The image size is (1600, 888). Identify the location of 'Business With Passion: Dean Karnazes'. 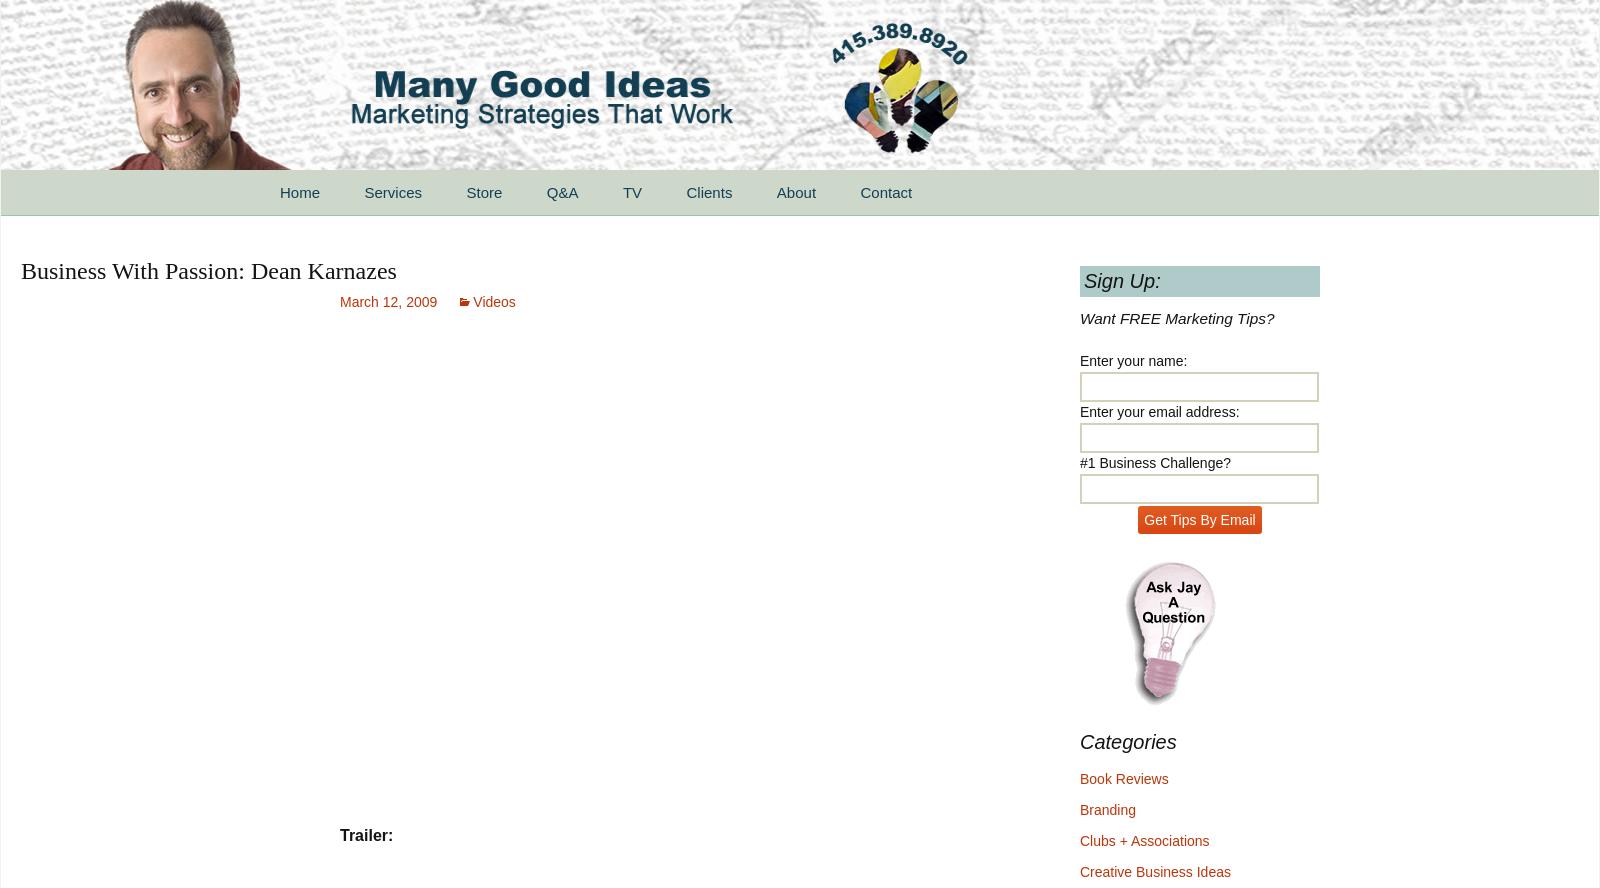
(208, 271).